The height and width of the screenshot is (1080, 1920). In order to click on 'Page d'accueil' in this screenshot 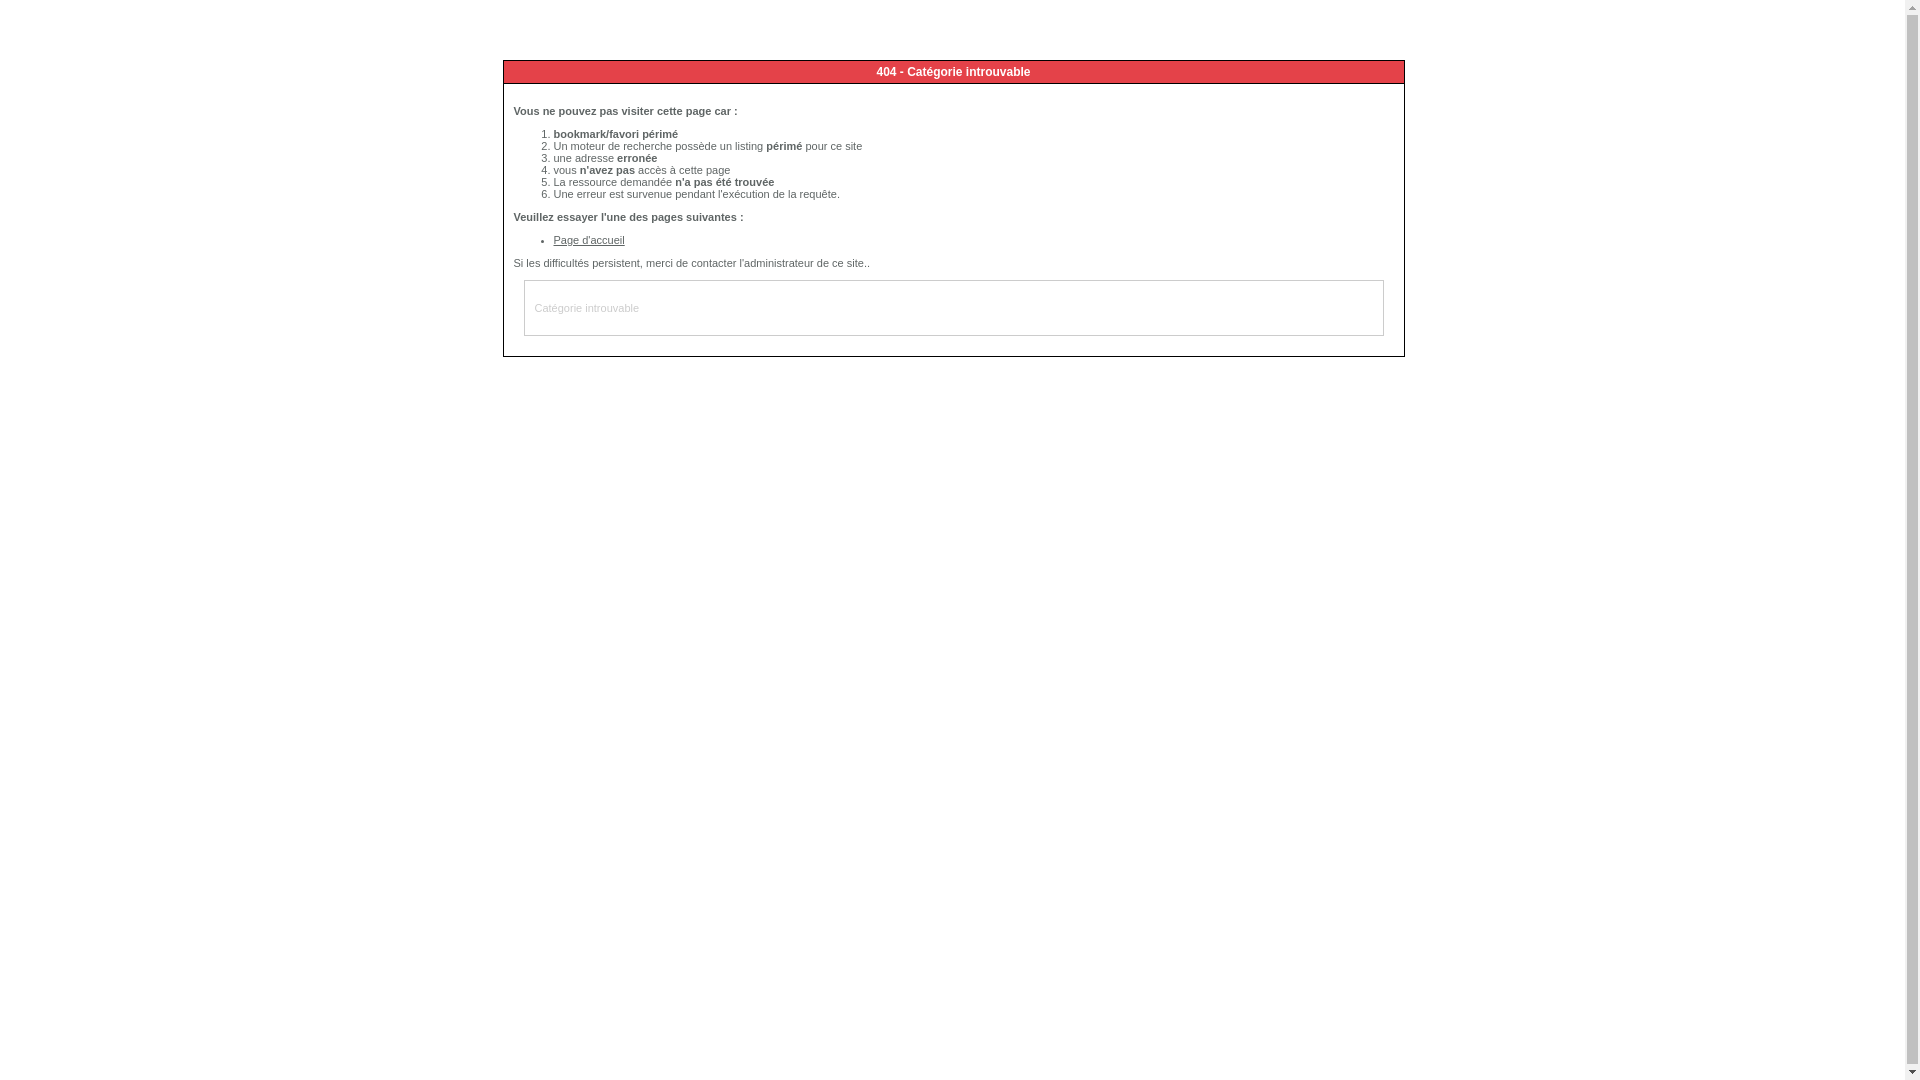, I will do `click(553, 238)`.